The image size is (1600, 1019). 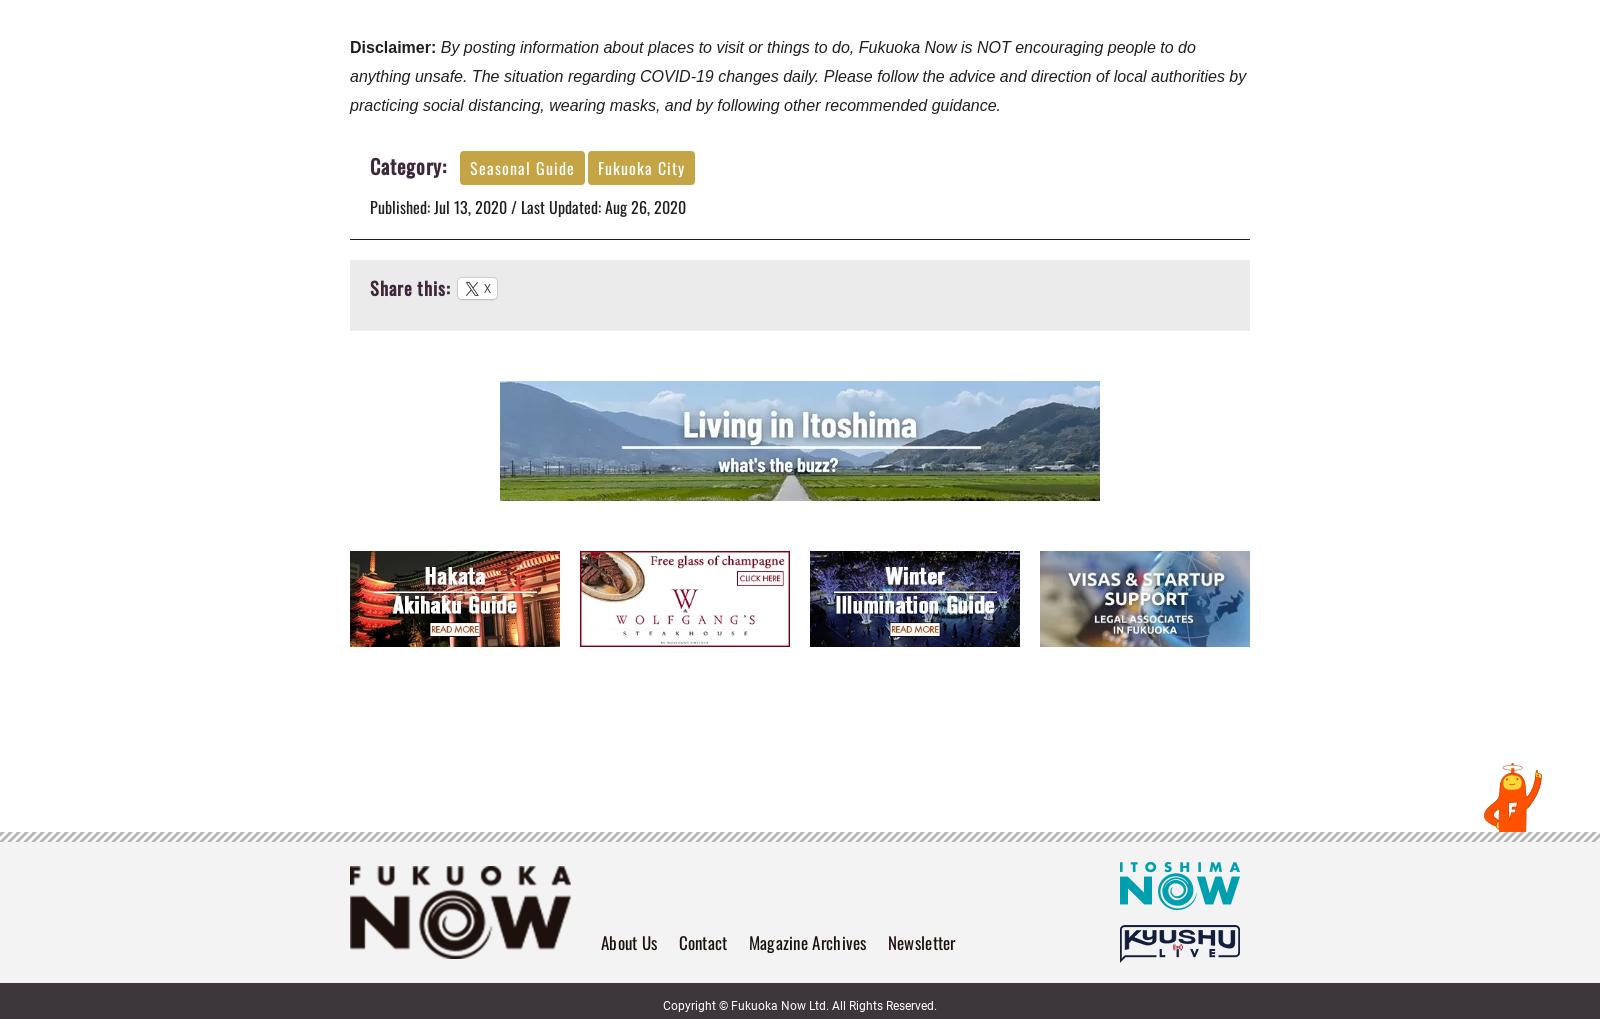 I want to click on 'Magazine Archives', so click(x=806, y=940).